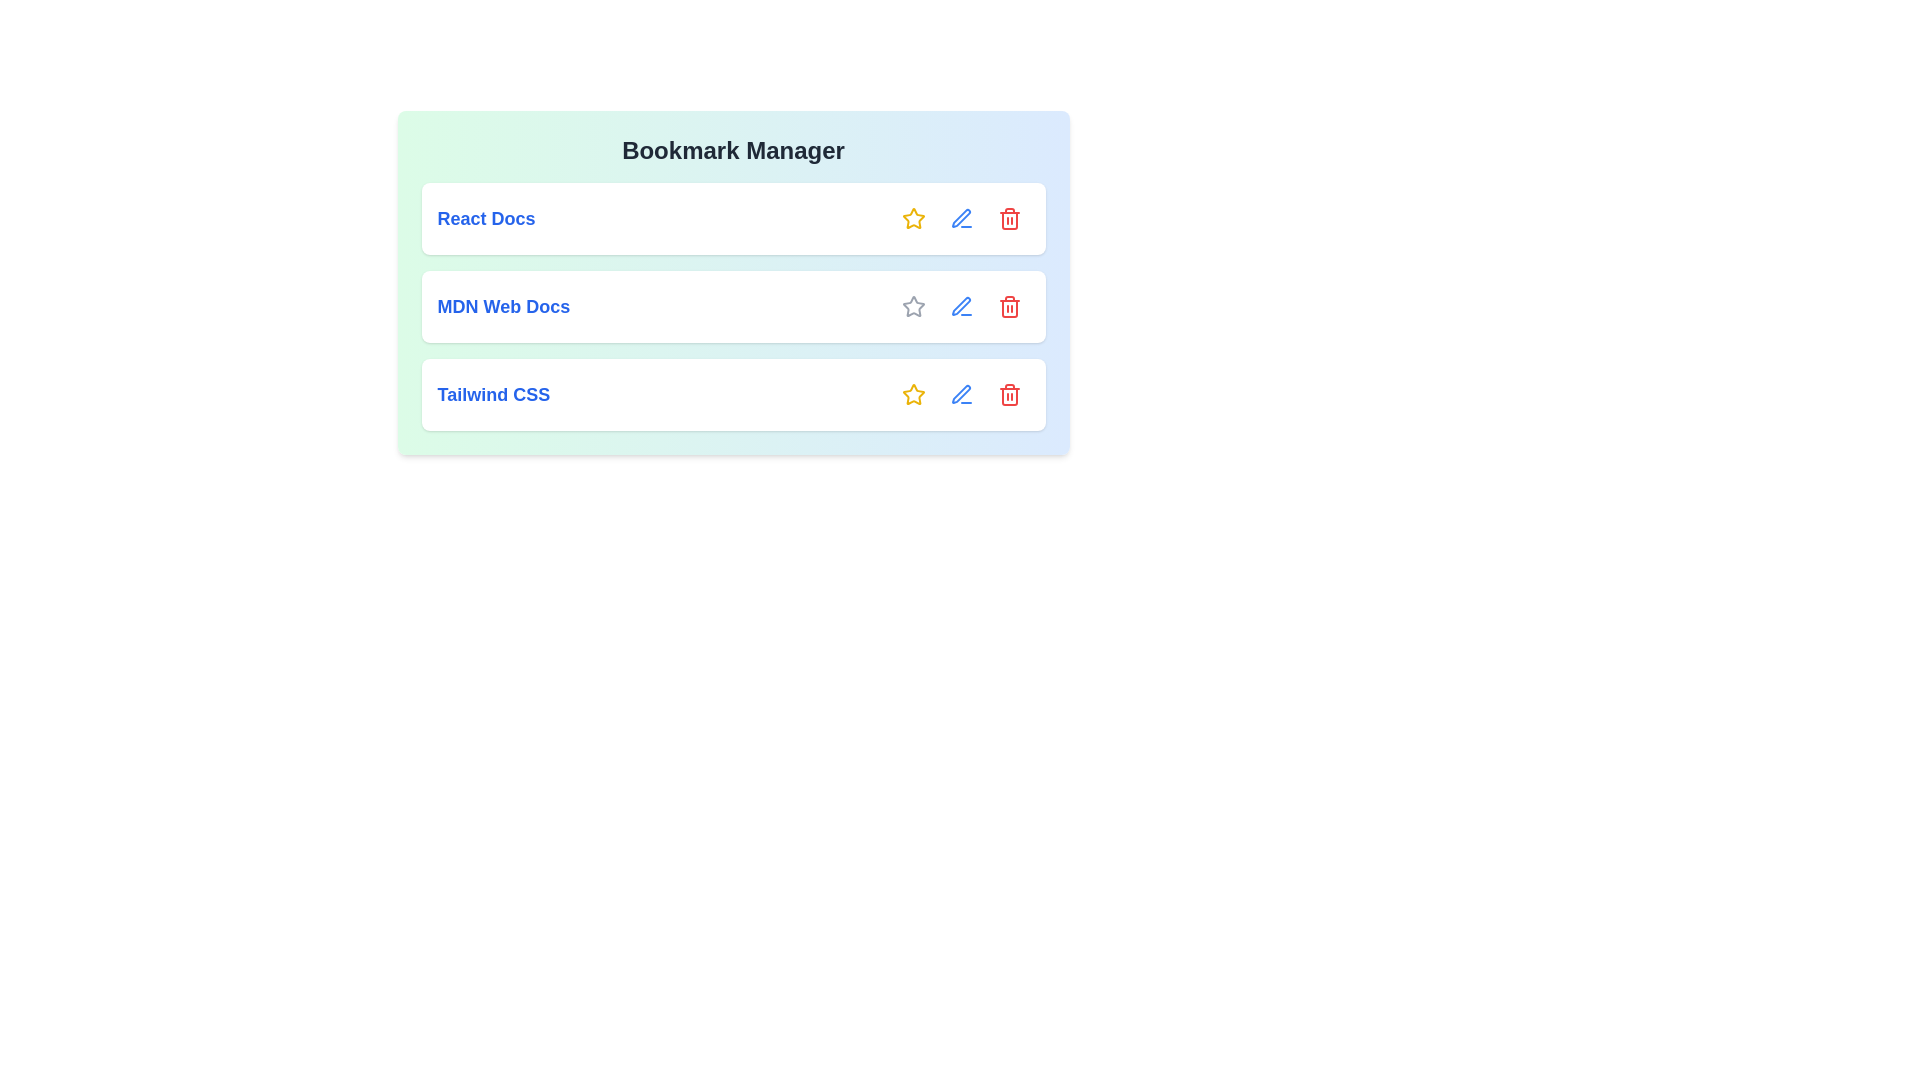 This screenshot has width=1920, height=1080. I want to click on the edit icon for the bookmark with name React Docs, so click(961, 219).